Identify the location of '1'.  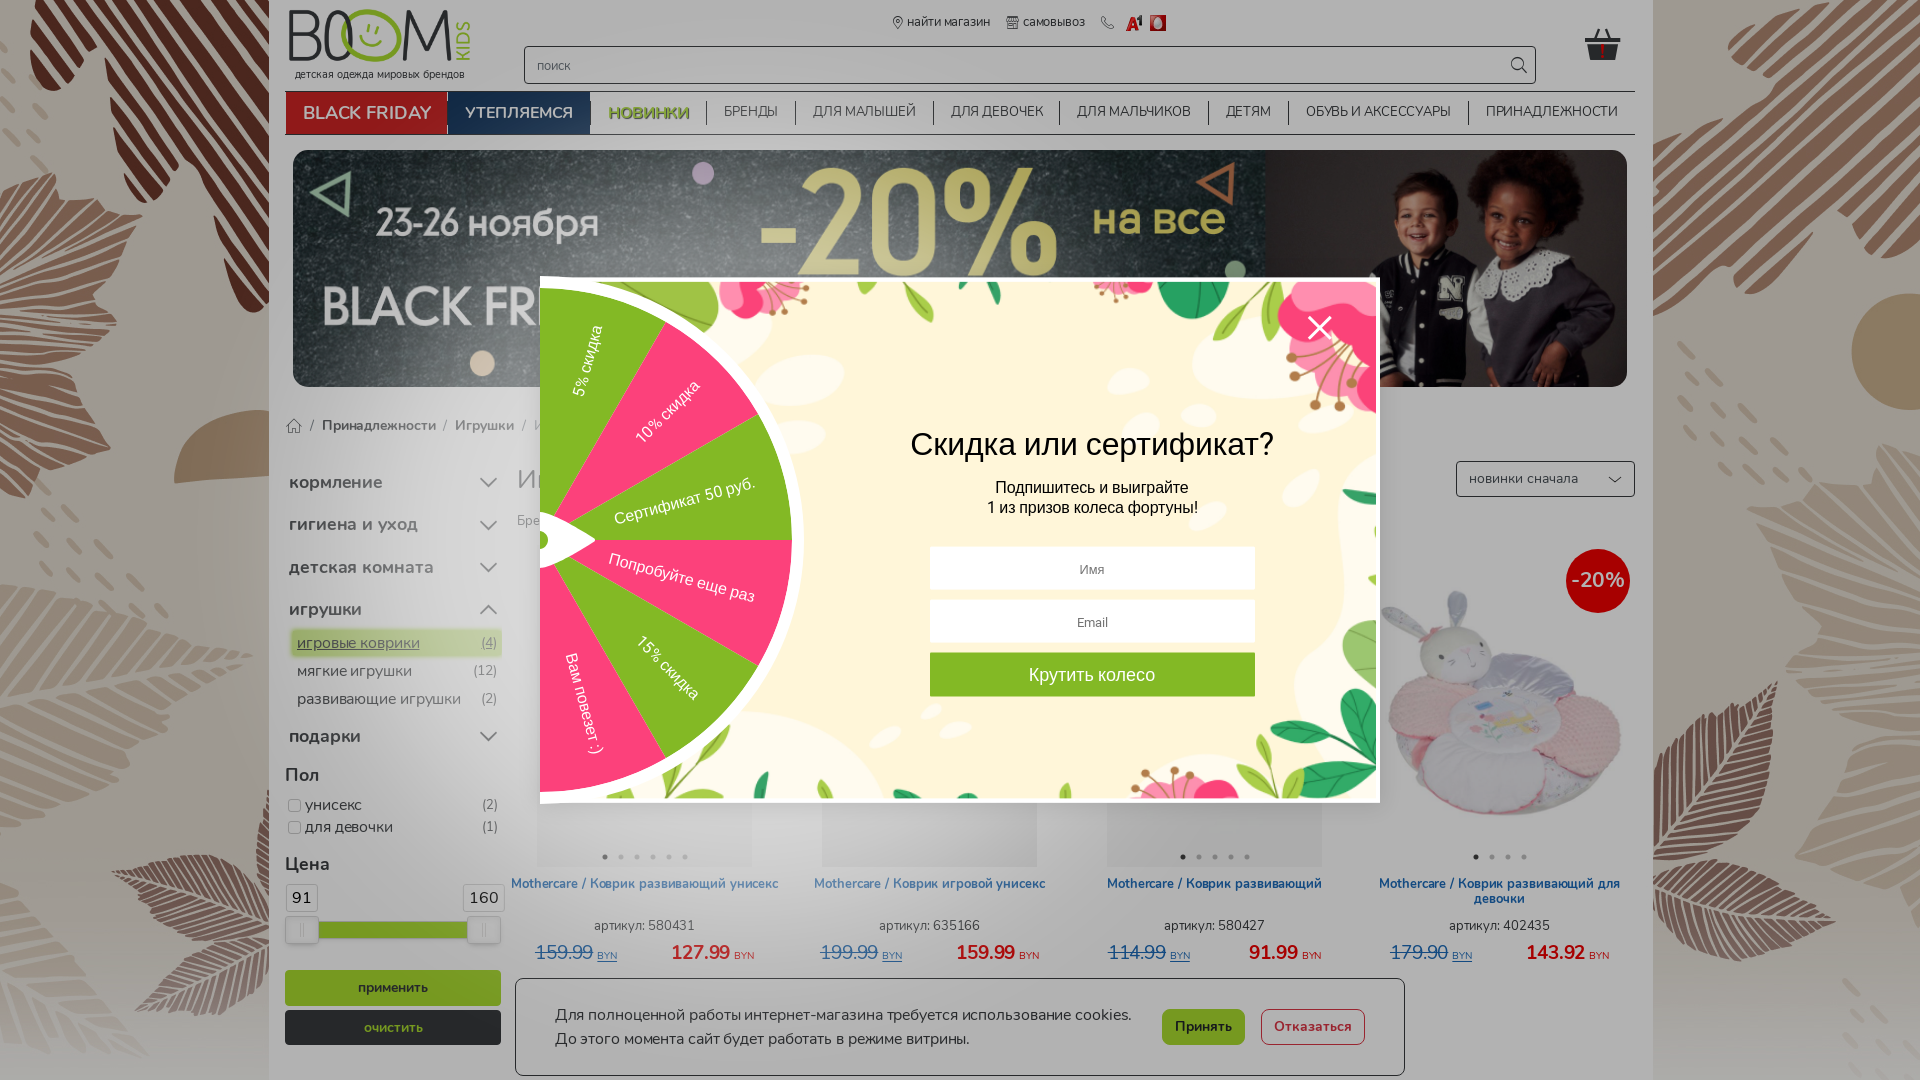
(594, 855).